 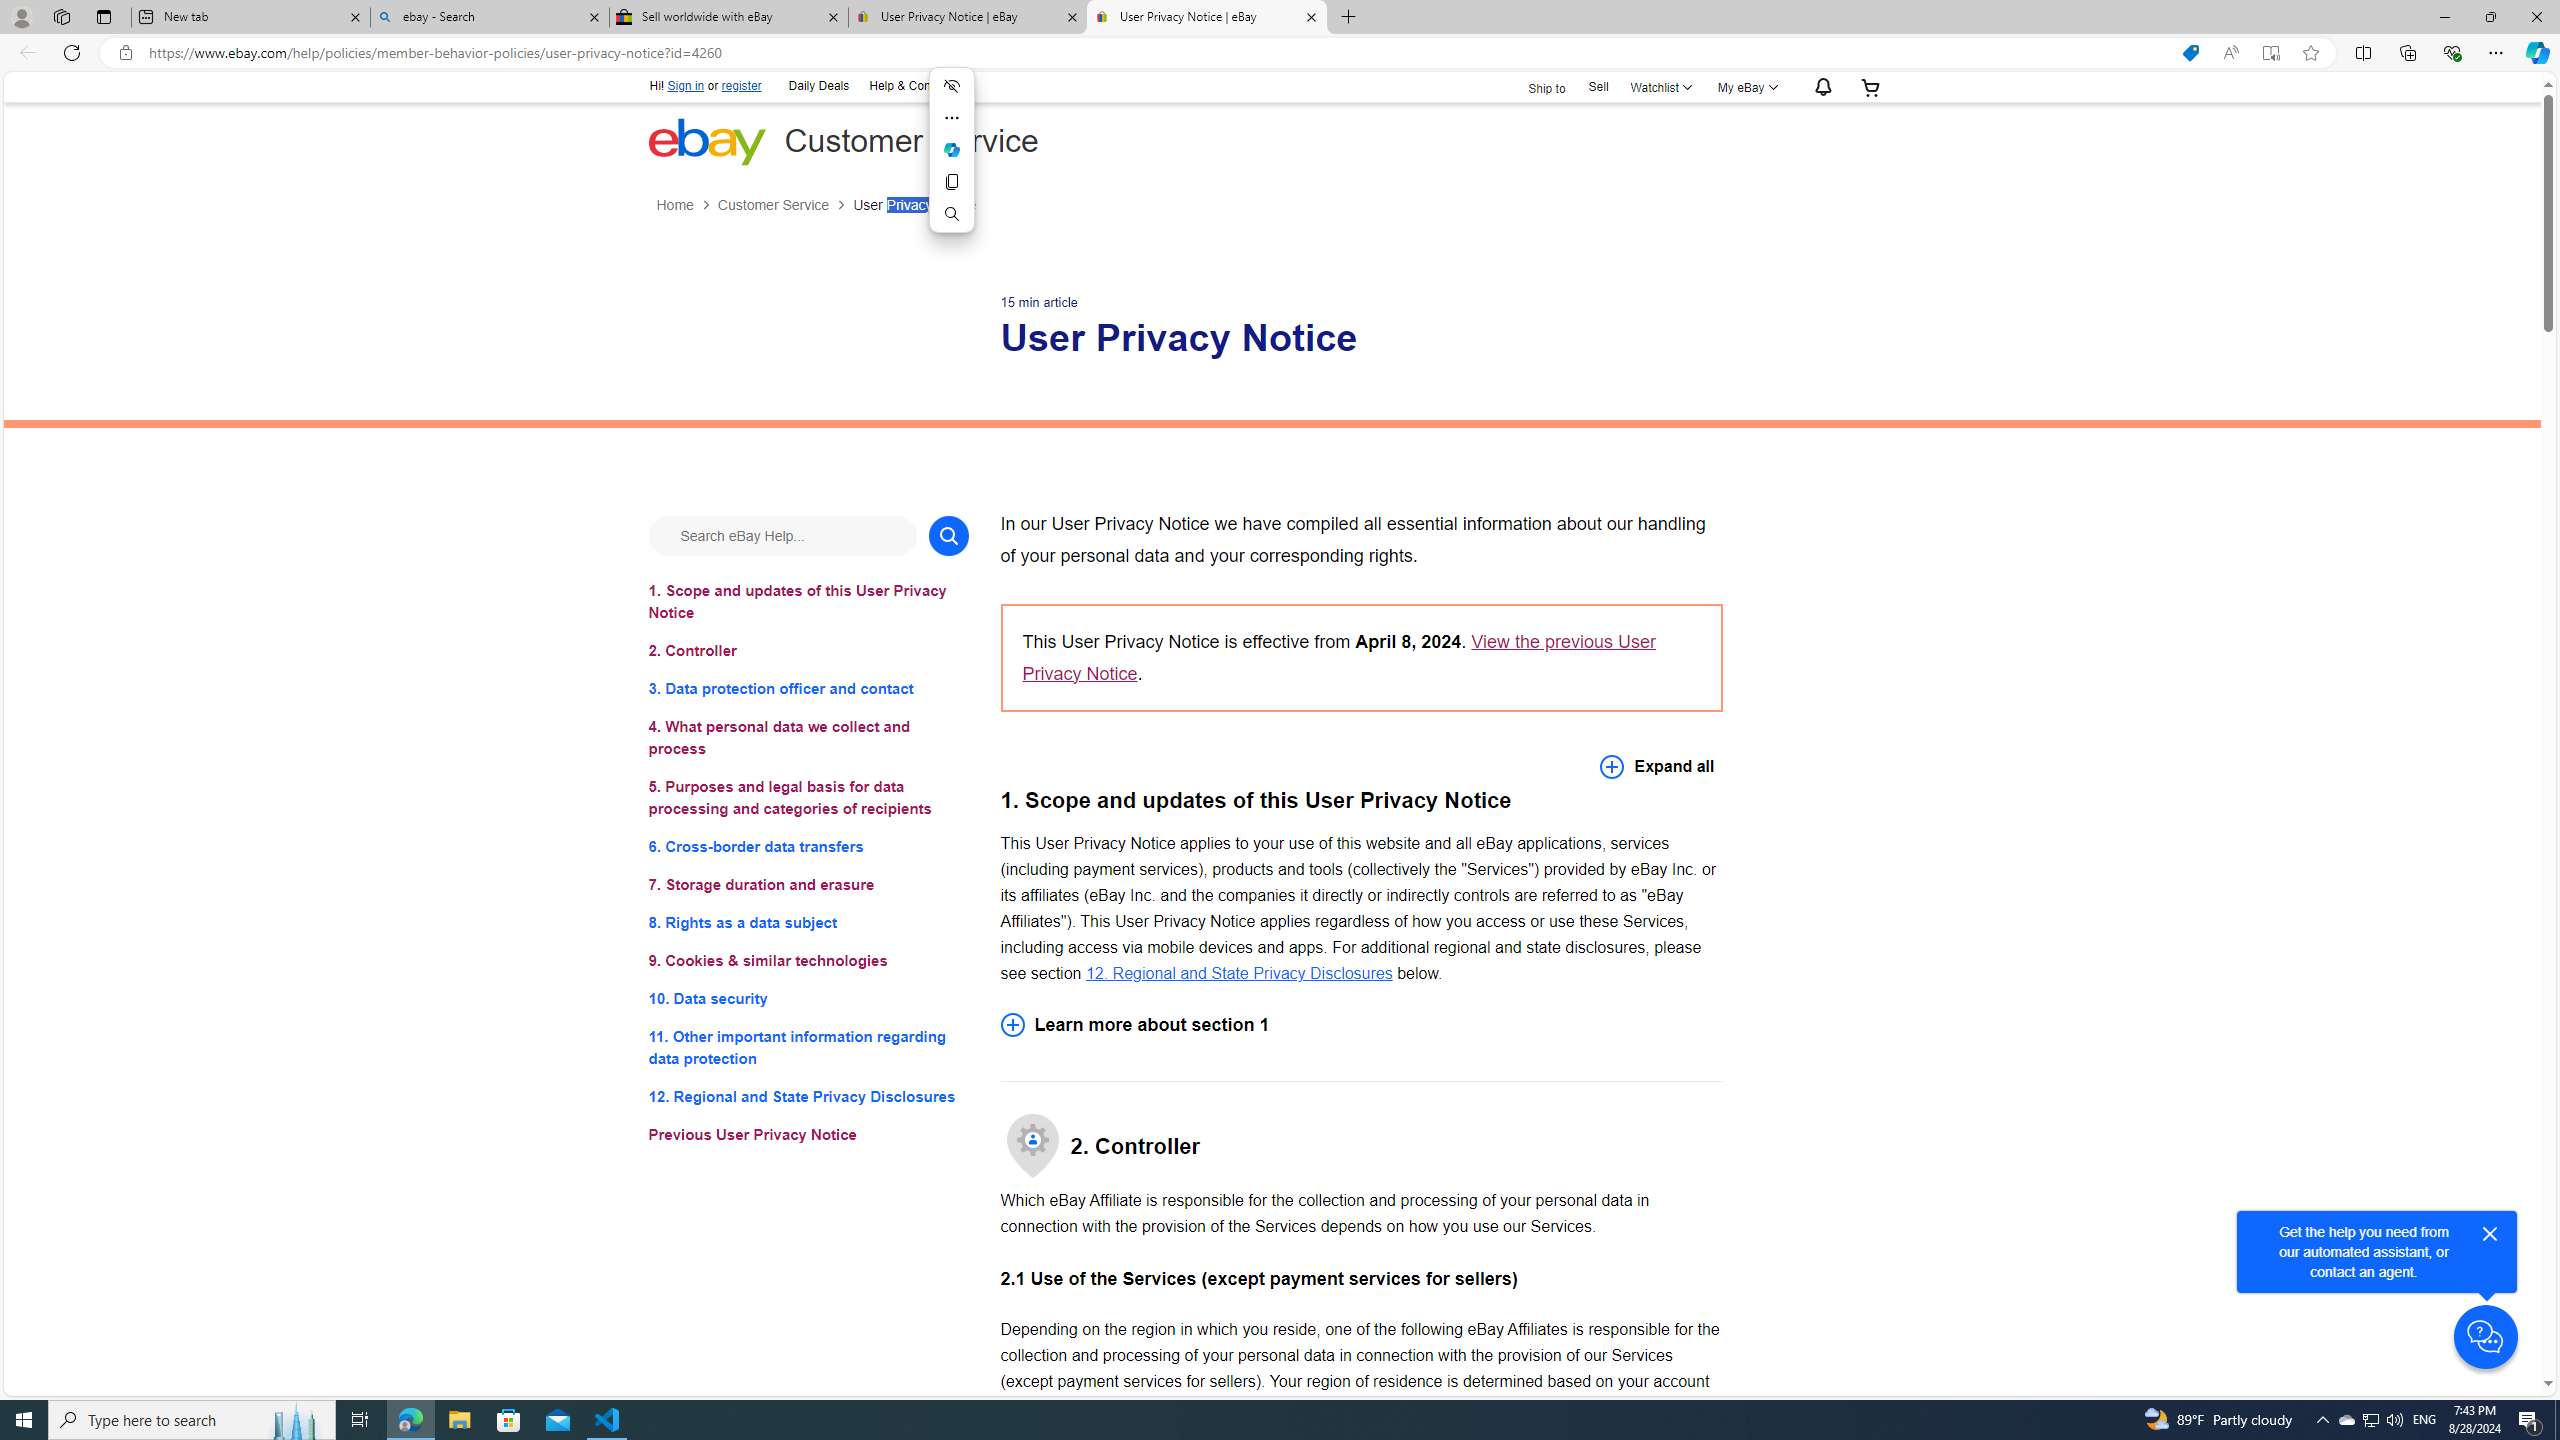 What do you see at coordinates (729, 16) in the screenshot?
I see `'Sell worldwide with eBay'` at bounding box center [729, 16].